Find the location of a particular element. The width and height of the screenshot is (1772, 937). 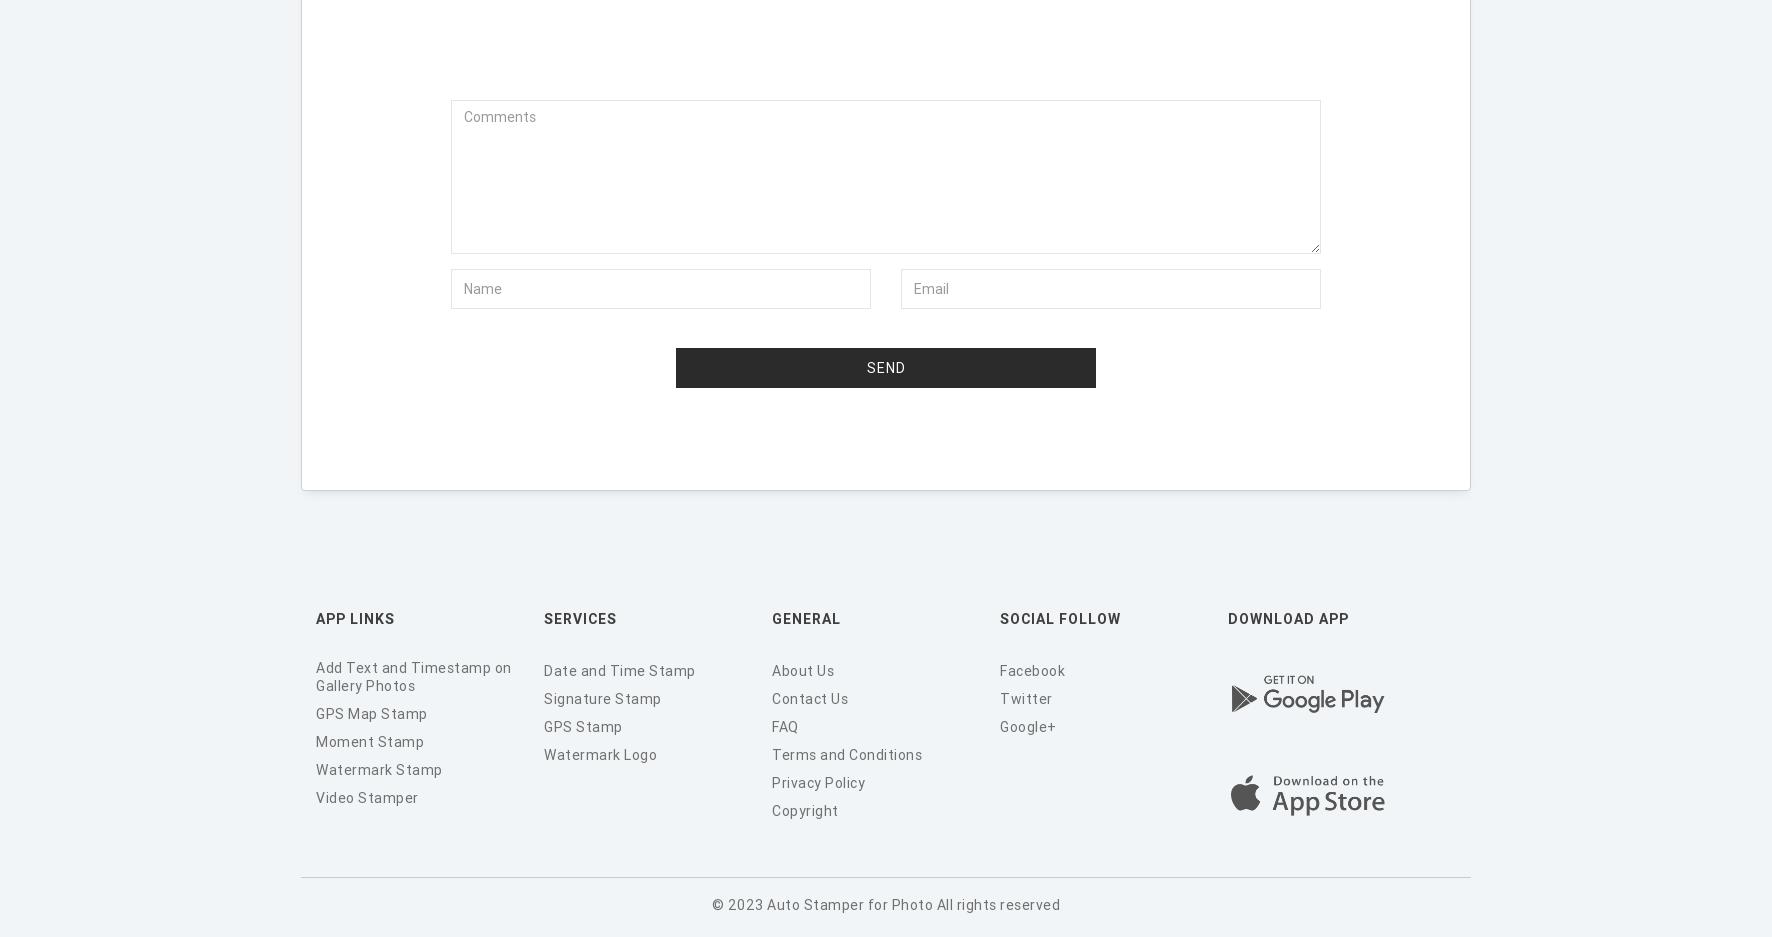

'Watermark Stamp' is located at coordinates (379, 768).